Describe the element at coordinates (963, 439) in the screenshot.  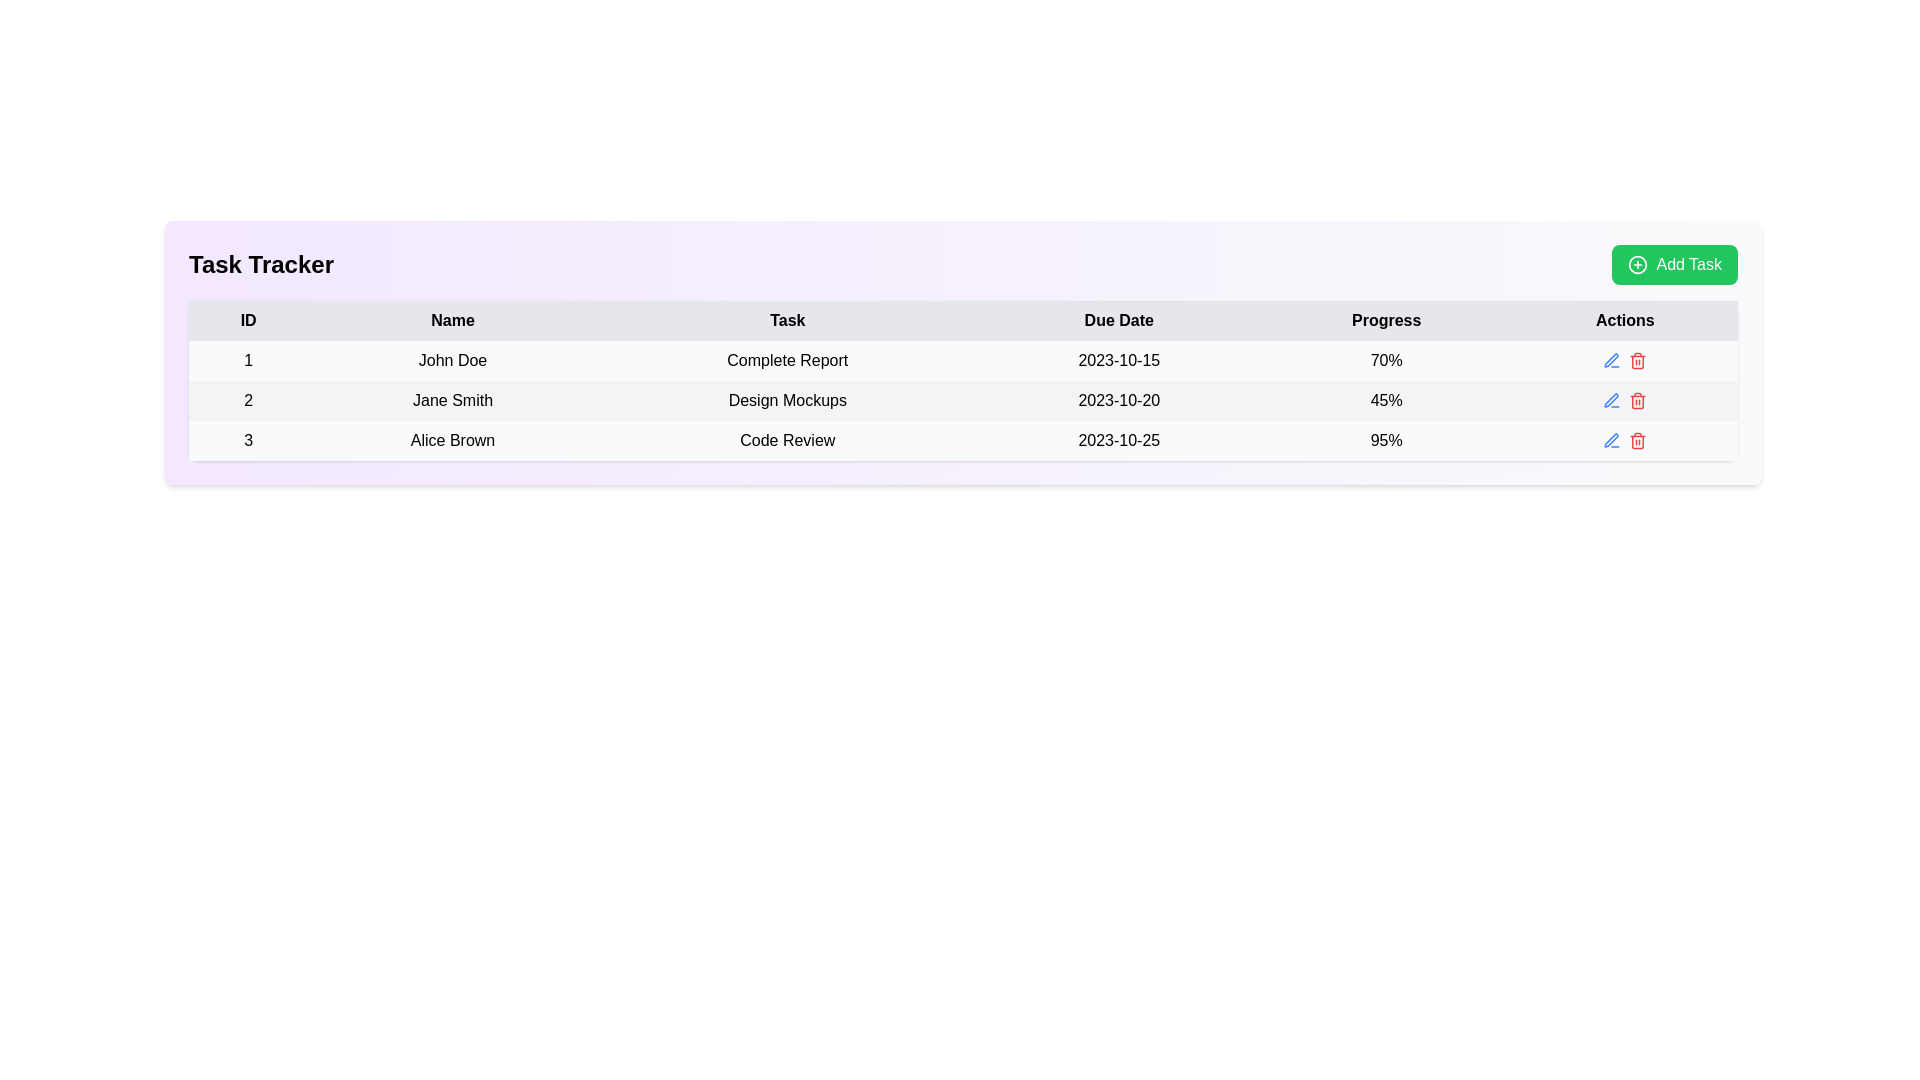
I see `the table row displaying the task 'Code Review' assigned to 'Alice Brown'` at that location.